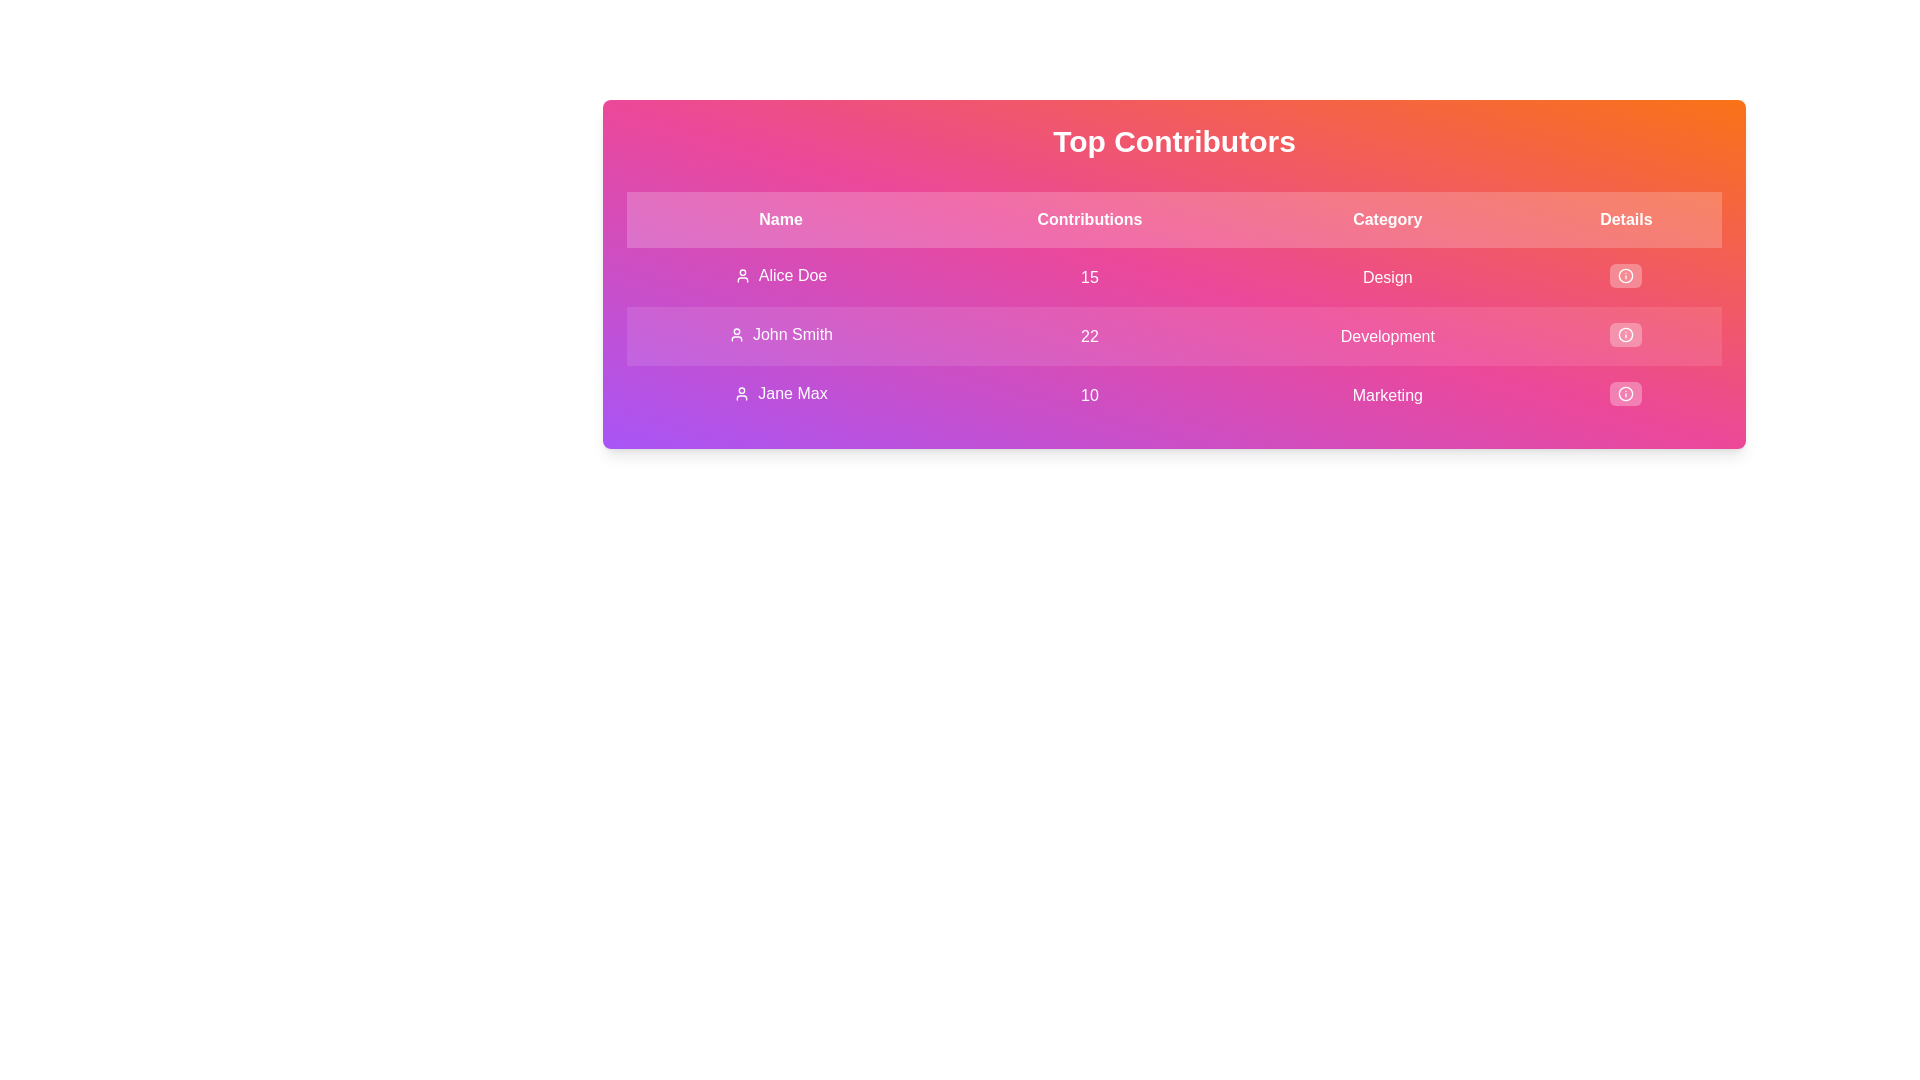  What do you see at coordinates (1626, 393) in the screenshot?
I see `the rounded button with a semi-transparent white background in the 'Details' column of the third row` at bounding box center [1626, 393].